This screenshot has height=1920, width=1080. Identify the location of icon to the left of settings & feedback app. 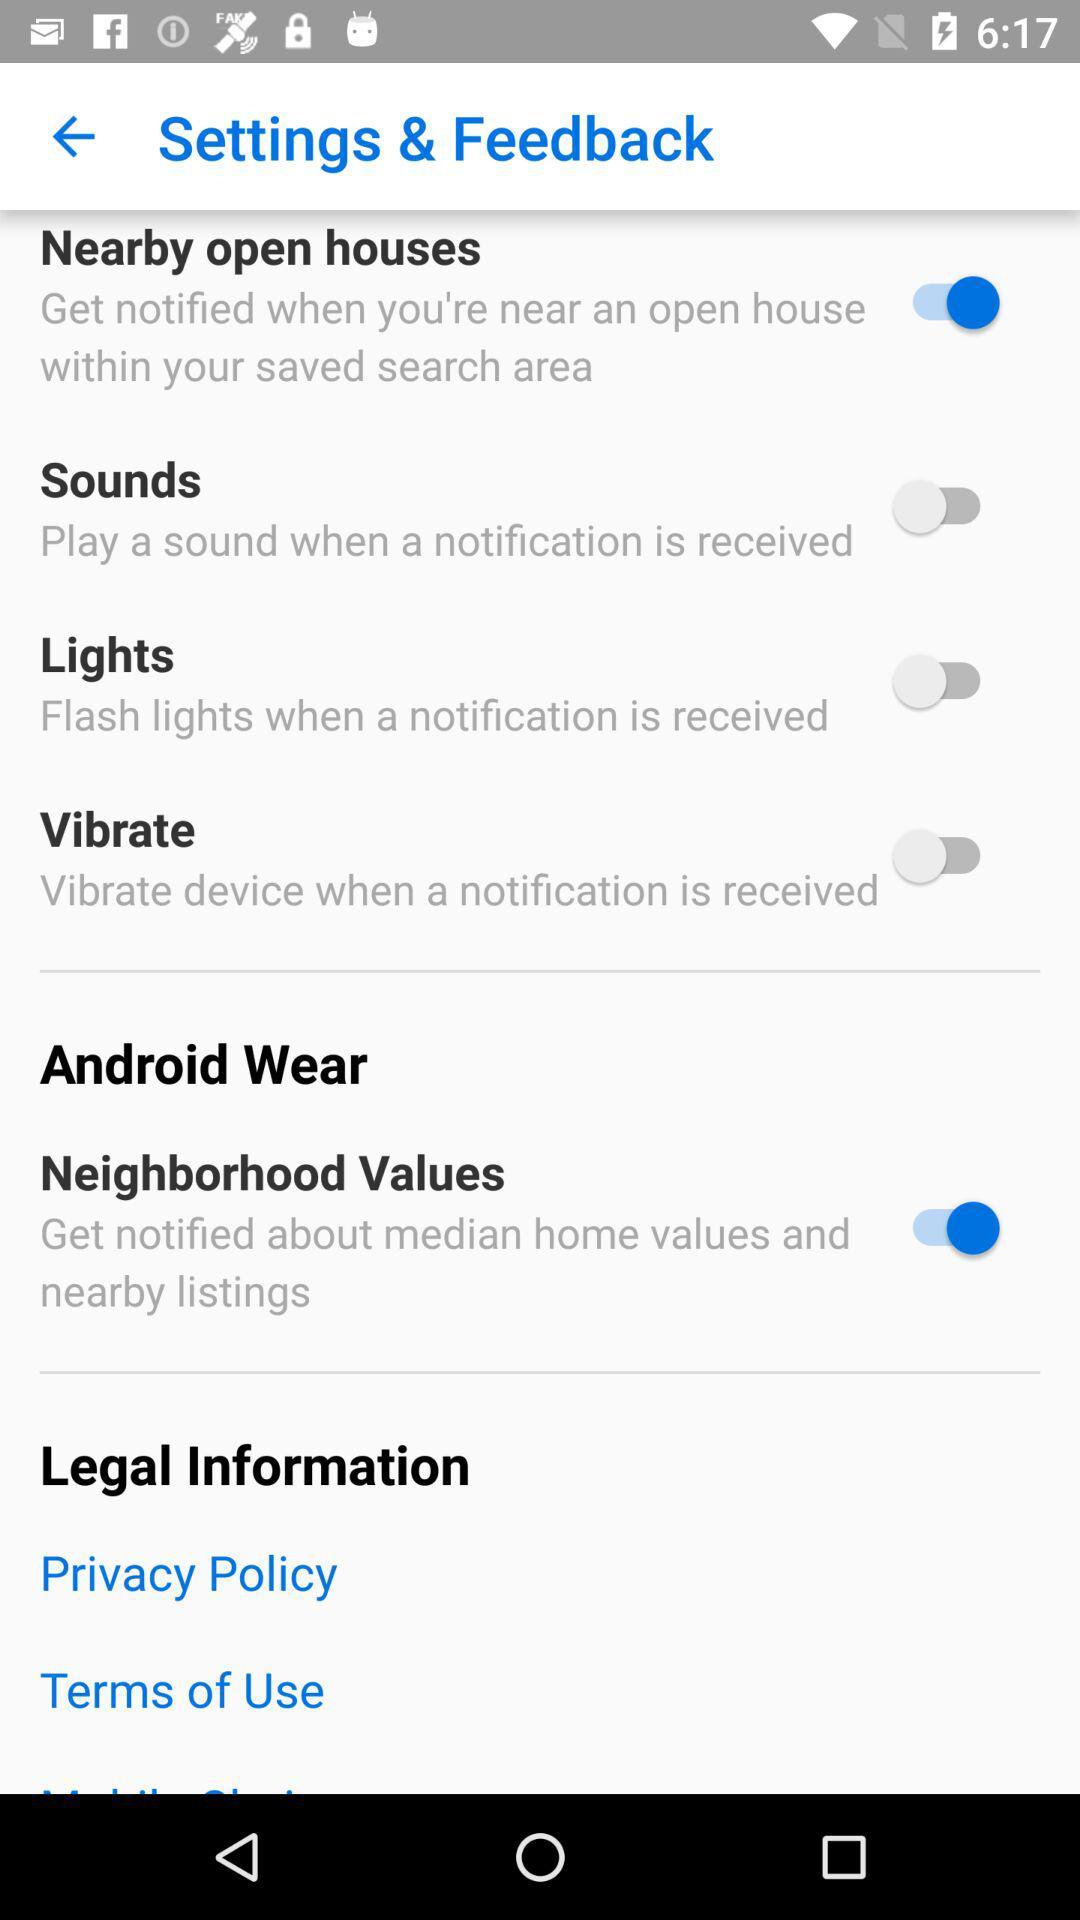
(72, 135).